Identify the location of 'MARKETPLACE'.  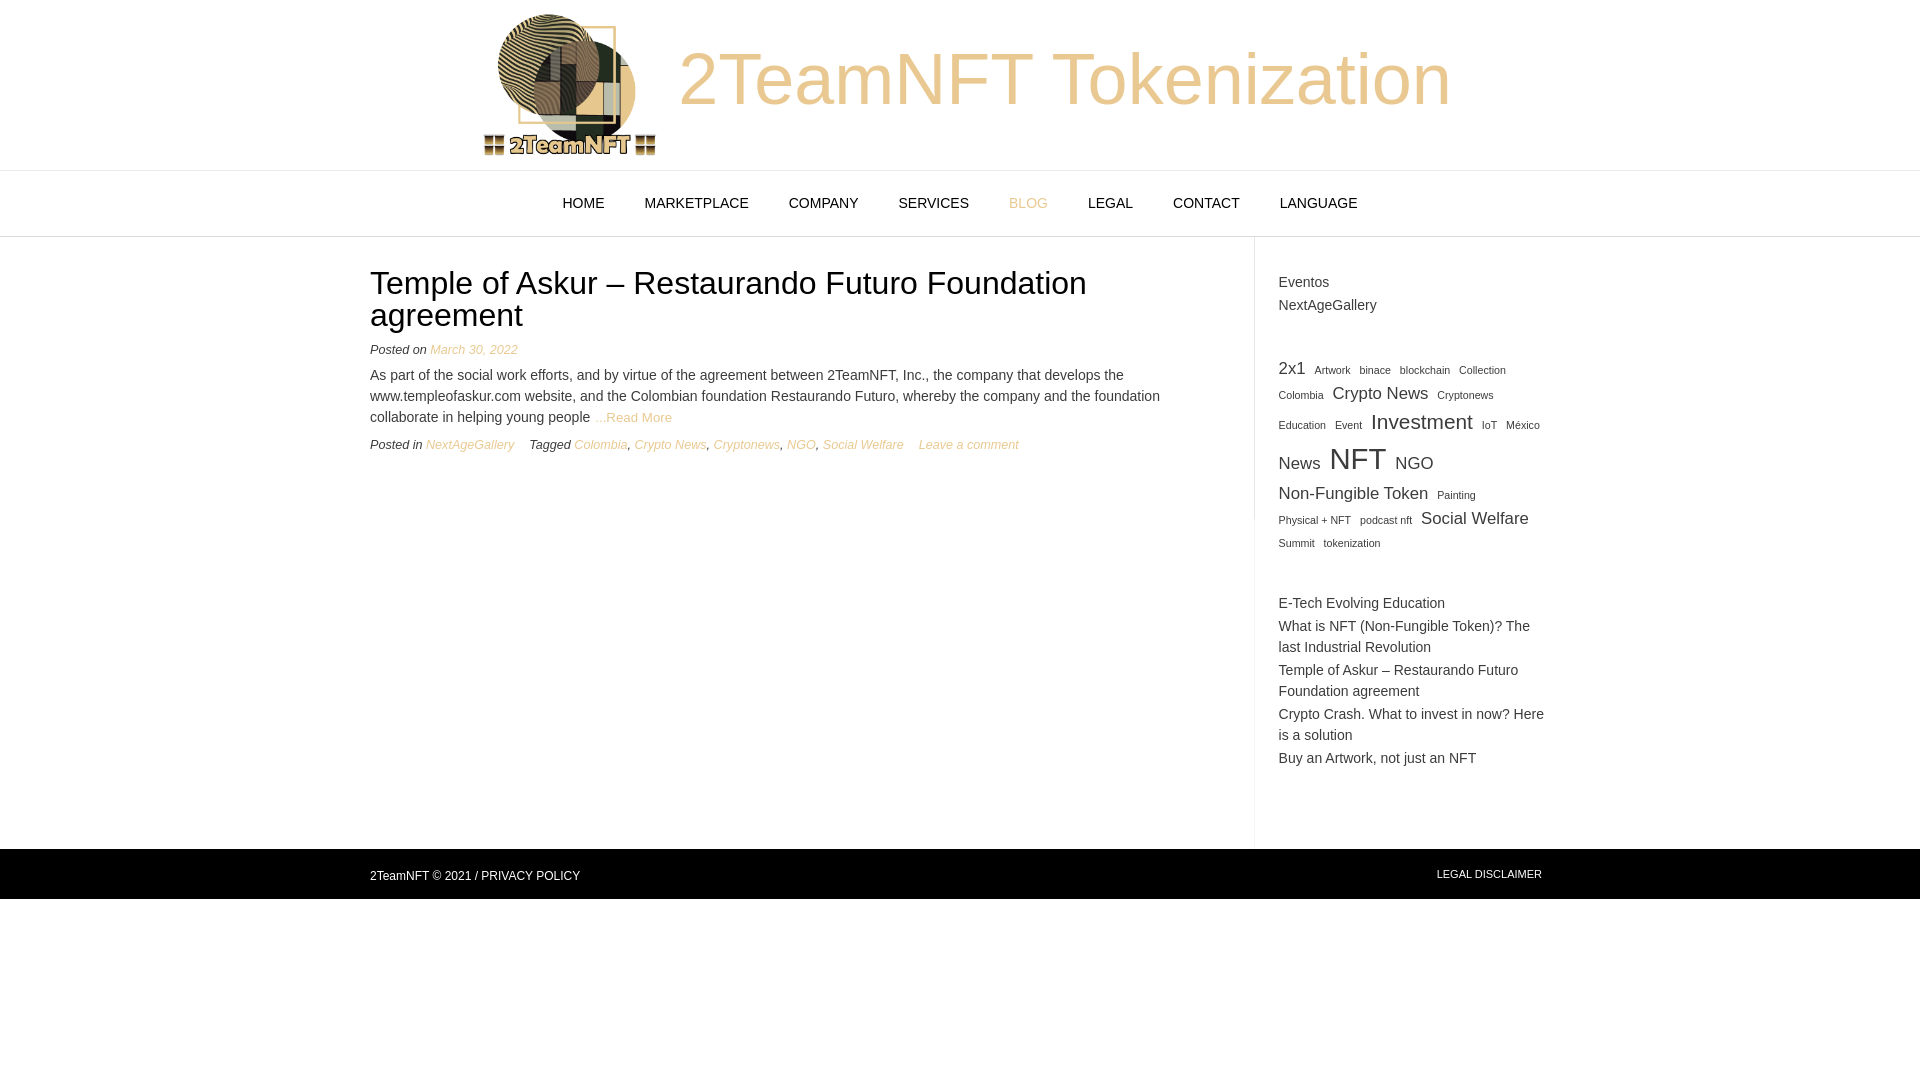
(696, 204).